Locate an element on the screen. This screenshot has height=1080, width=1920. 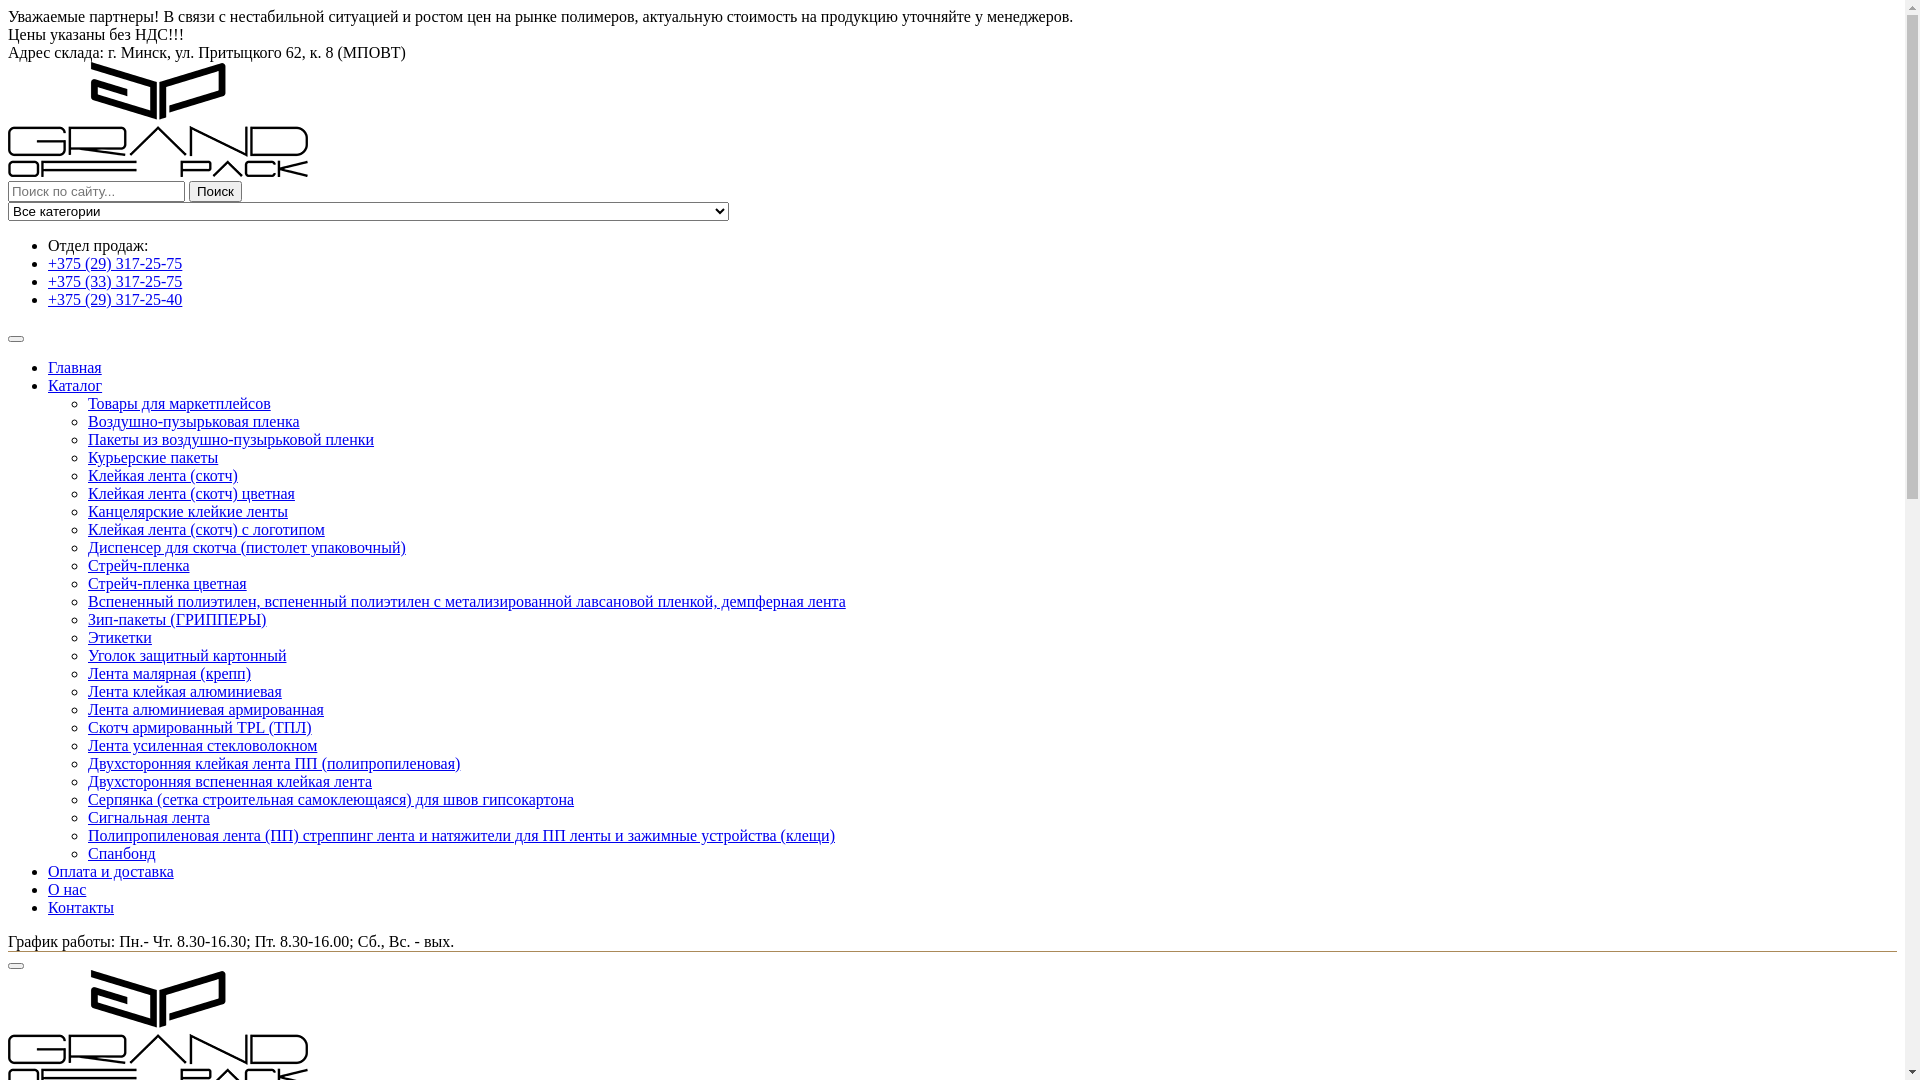
'+375 (33) 317-25-75' is located at coordinates (114, 281).